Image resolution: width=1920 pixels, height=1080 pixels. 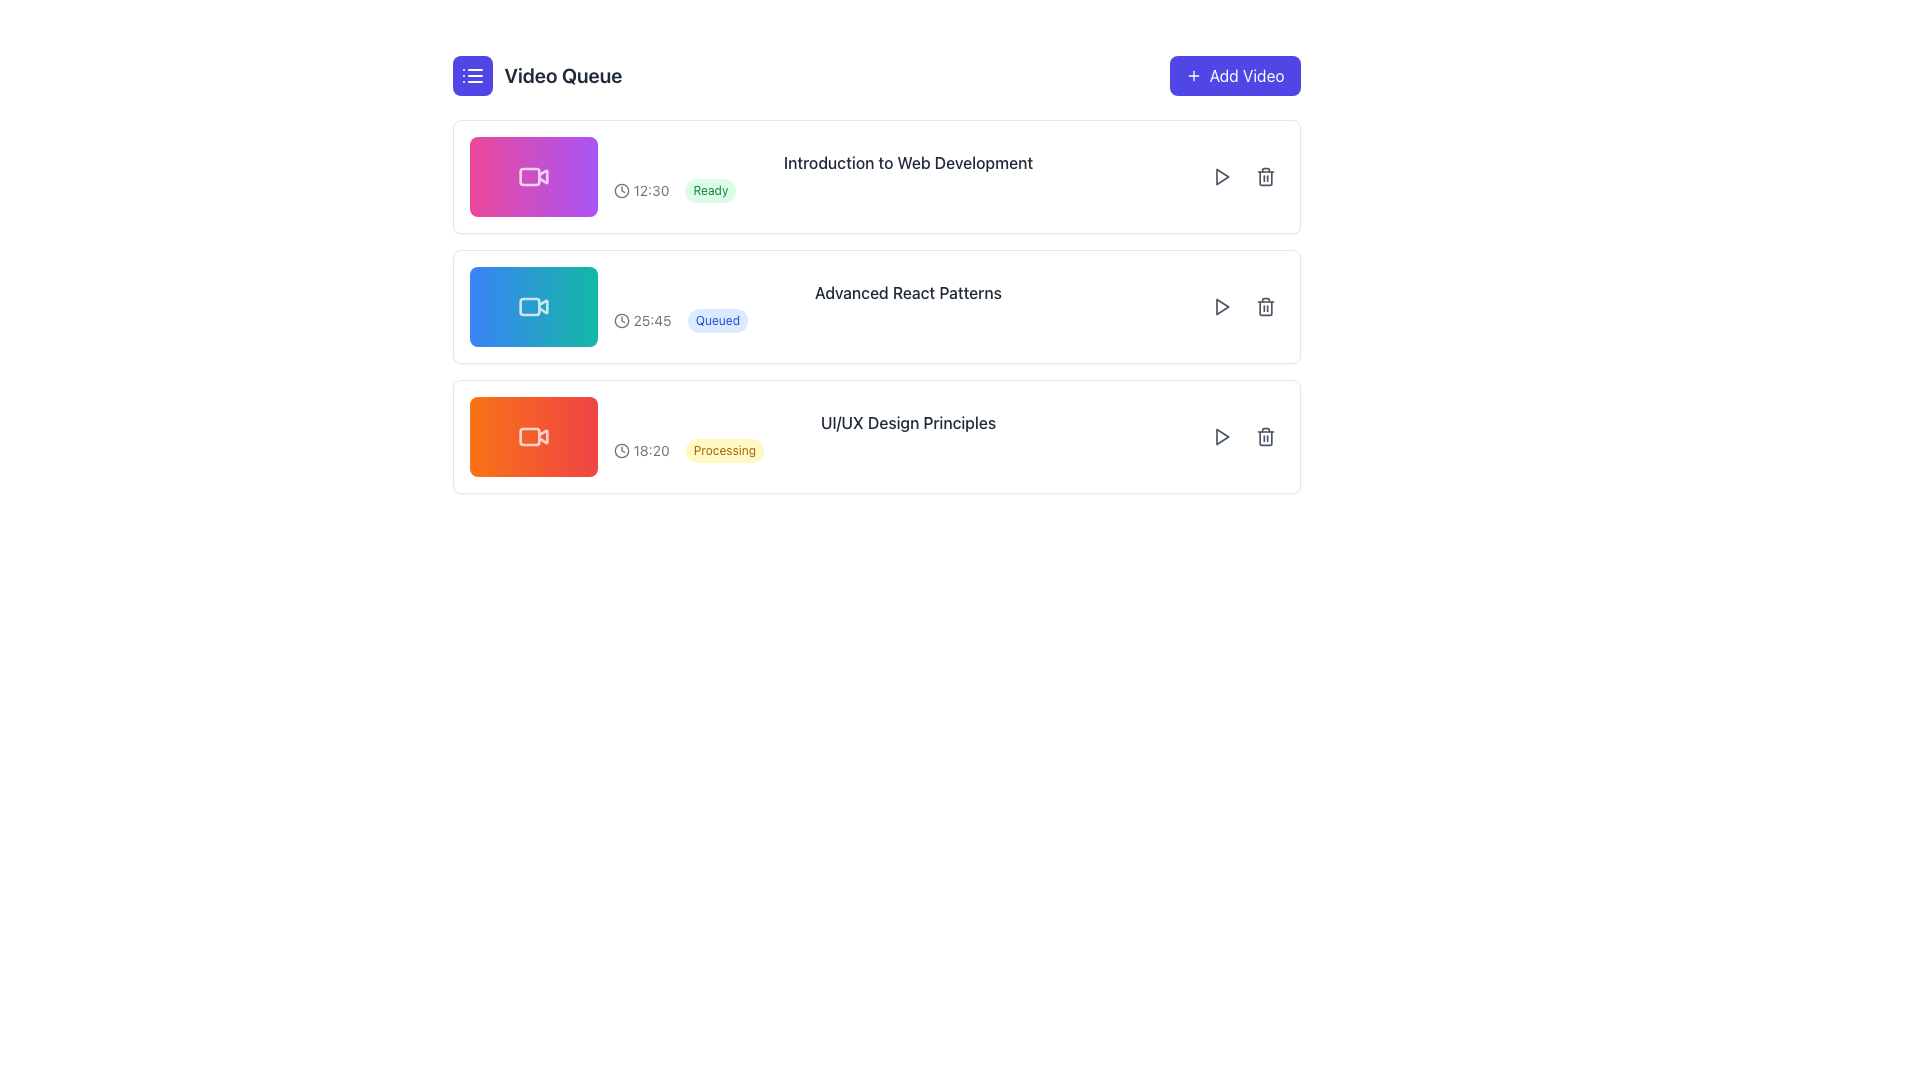 What do you see at coordinates (907, 176) in the screenshot?
I see `the descriptive label for the video queue entry located centrally in the first list item, to associate with the corresponding interactive elements like play and delete icons` at bounding box center [907, 176].